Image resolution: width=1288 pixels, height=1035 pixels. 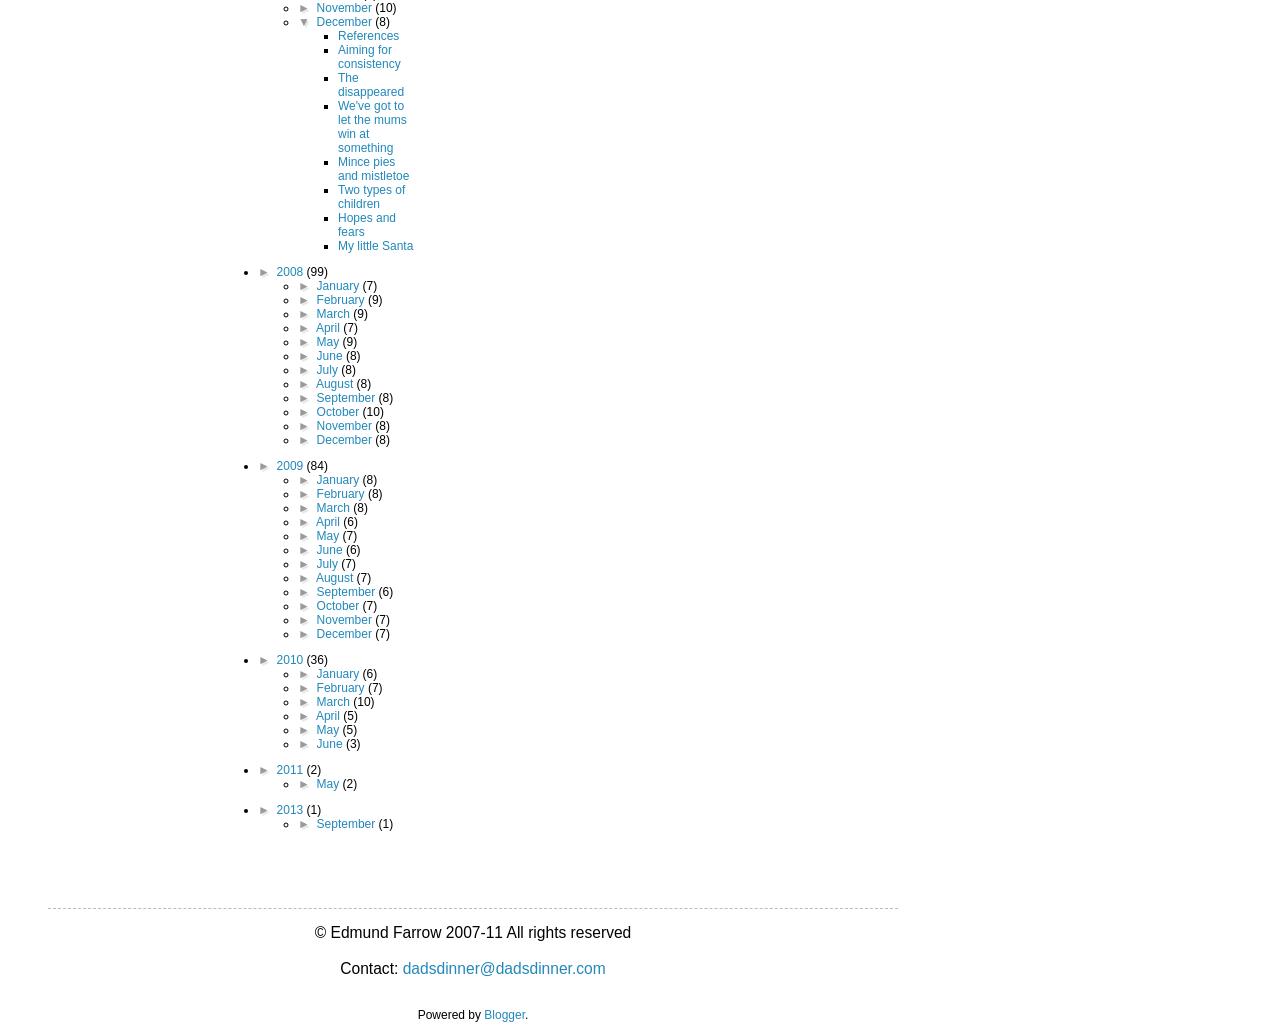 I want to click on '2010', so click(x=290, y=657).